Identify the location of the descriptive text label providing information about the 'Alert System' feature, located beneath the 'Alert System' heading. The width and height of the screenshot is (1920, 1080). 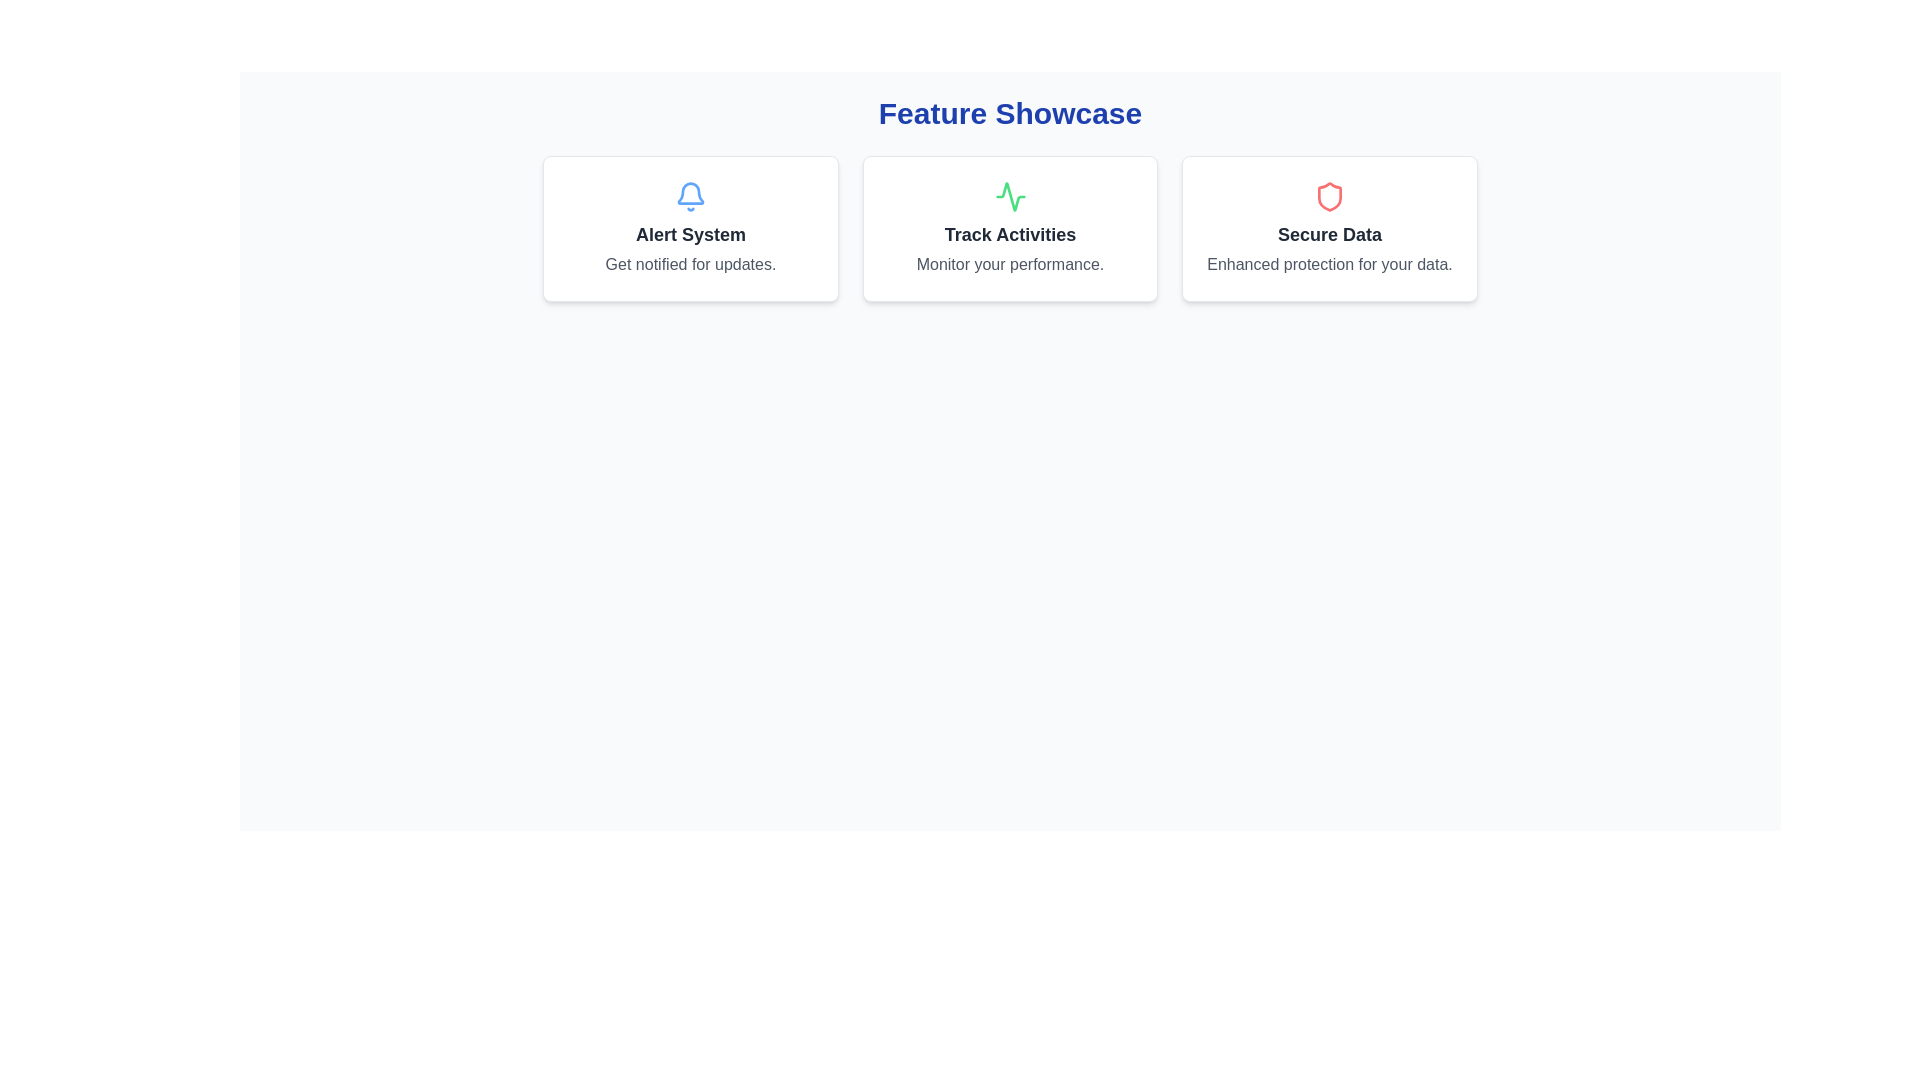
(691, 264).